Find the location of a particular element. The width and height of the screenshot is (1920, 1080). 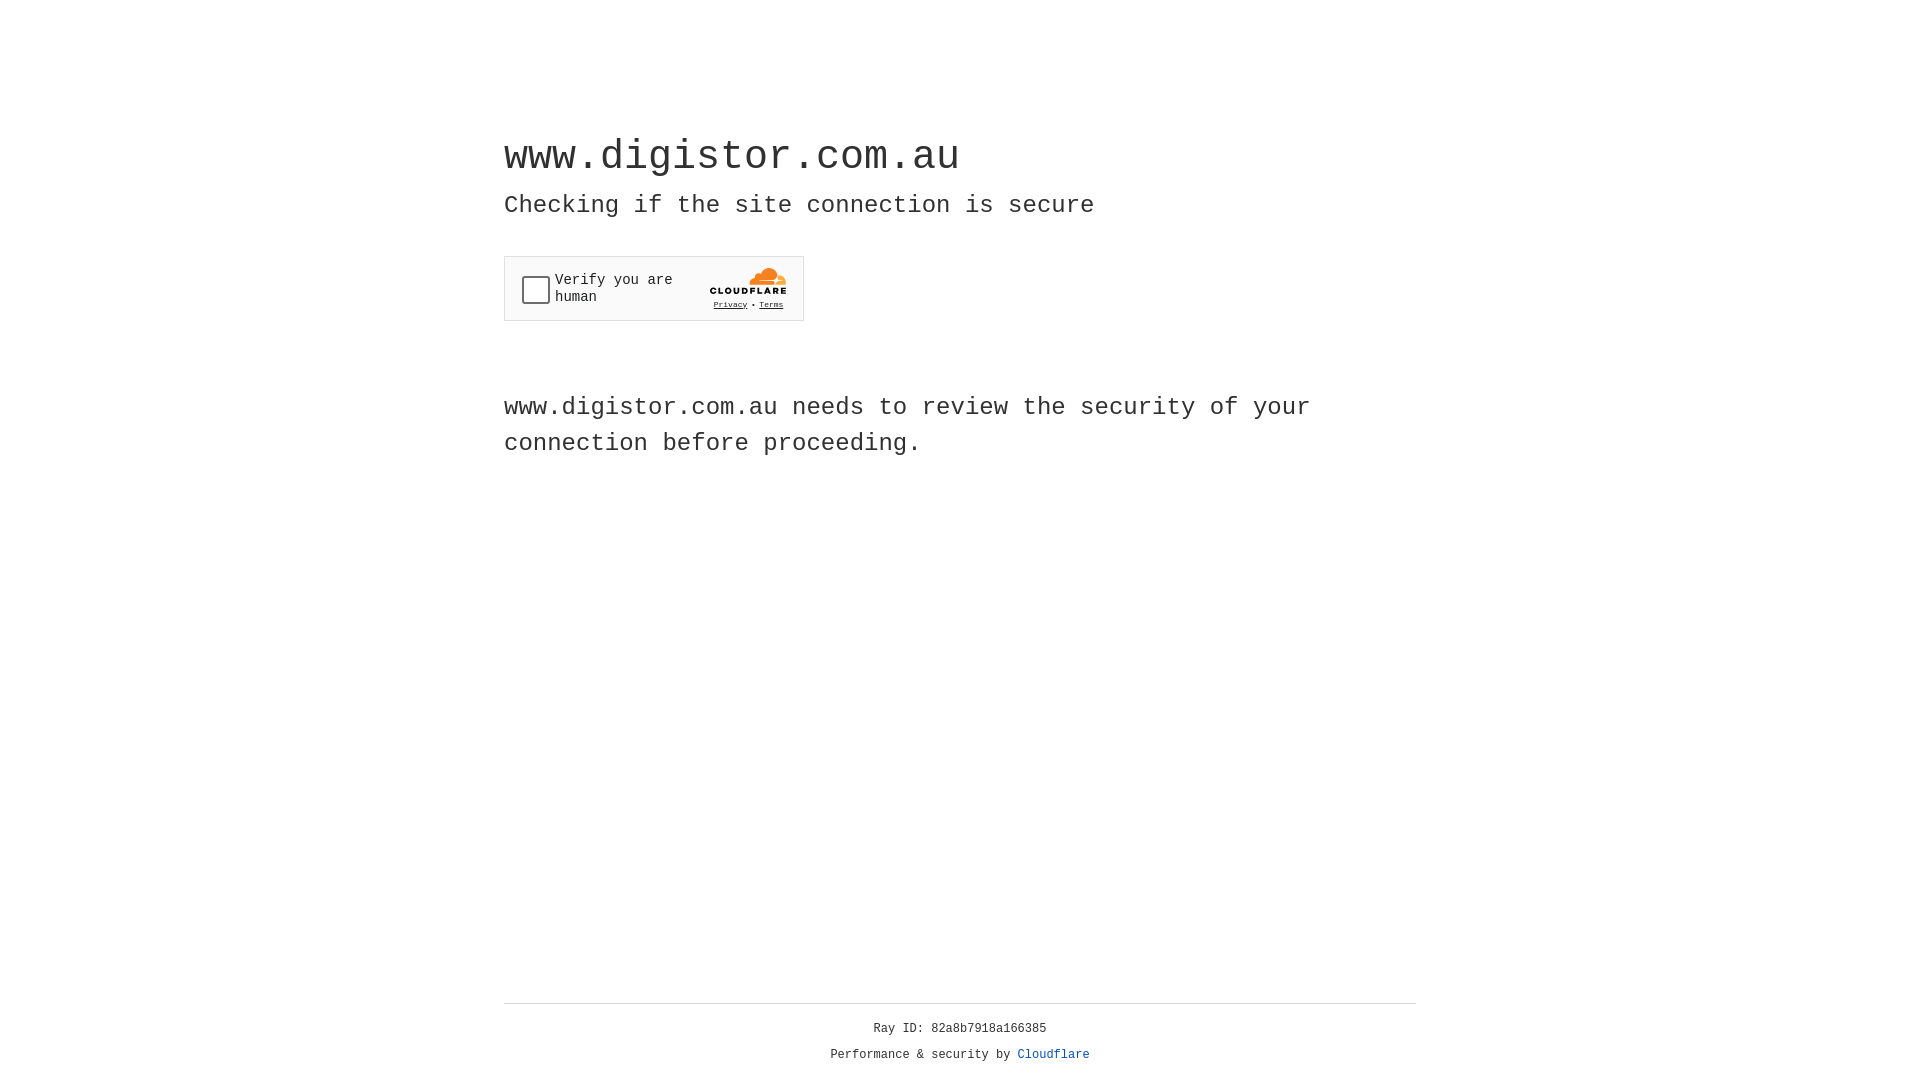

'Widget containing a Cloudflare security challenge' is located at coordinates (653, 288).